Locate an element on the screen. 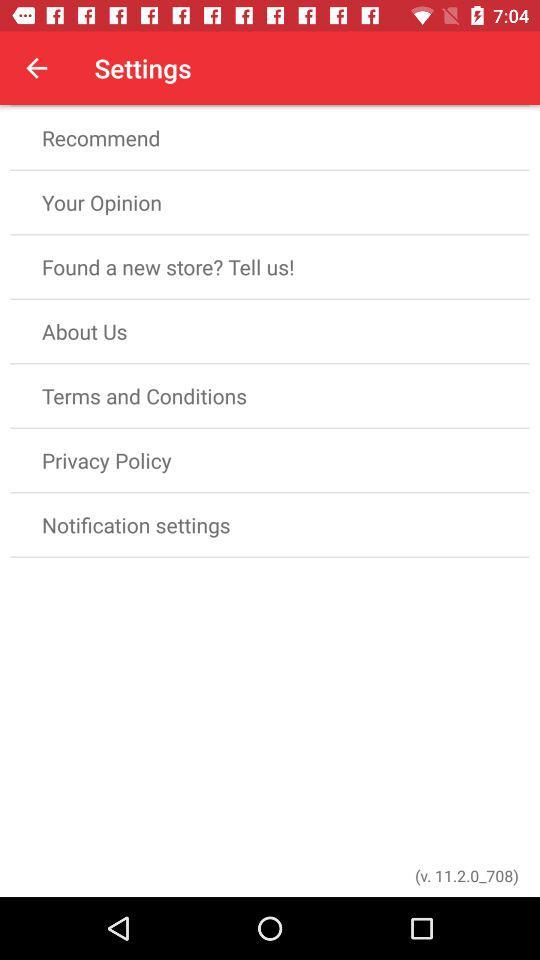 The width and height of the screenshot is (540, 960). the notification settings icon is located at coordinates (270, 524).